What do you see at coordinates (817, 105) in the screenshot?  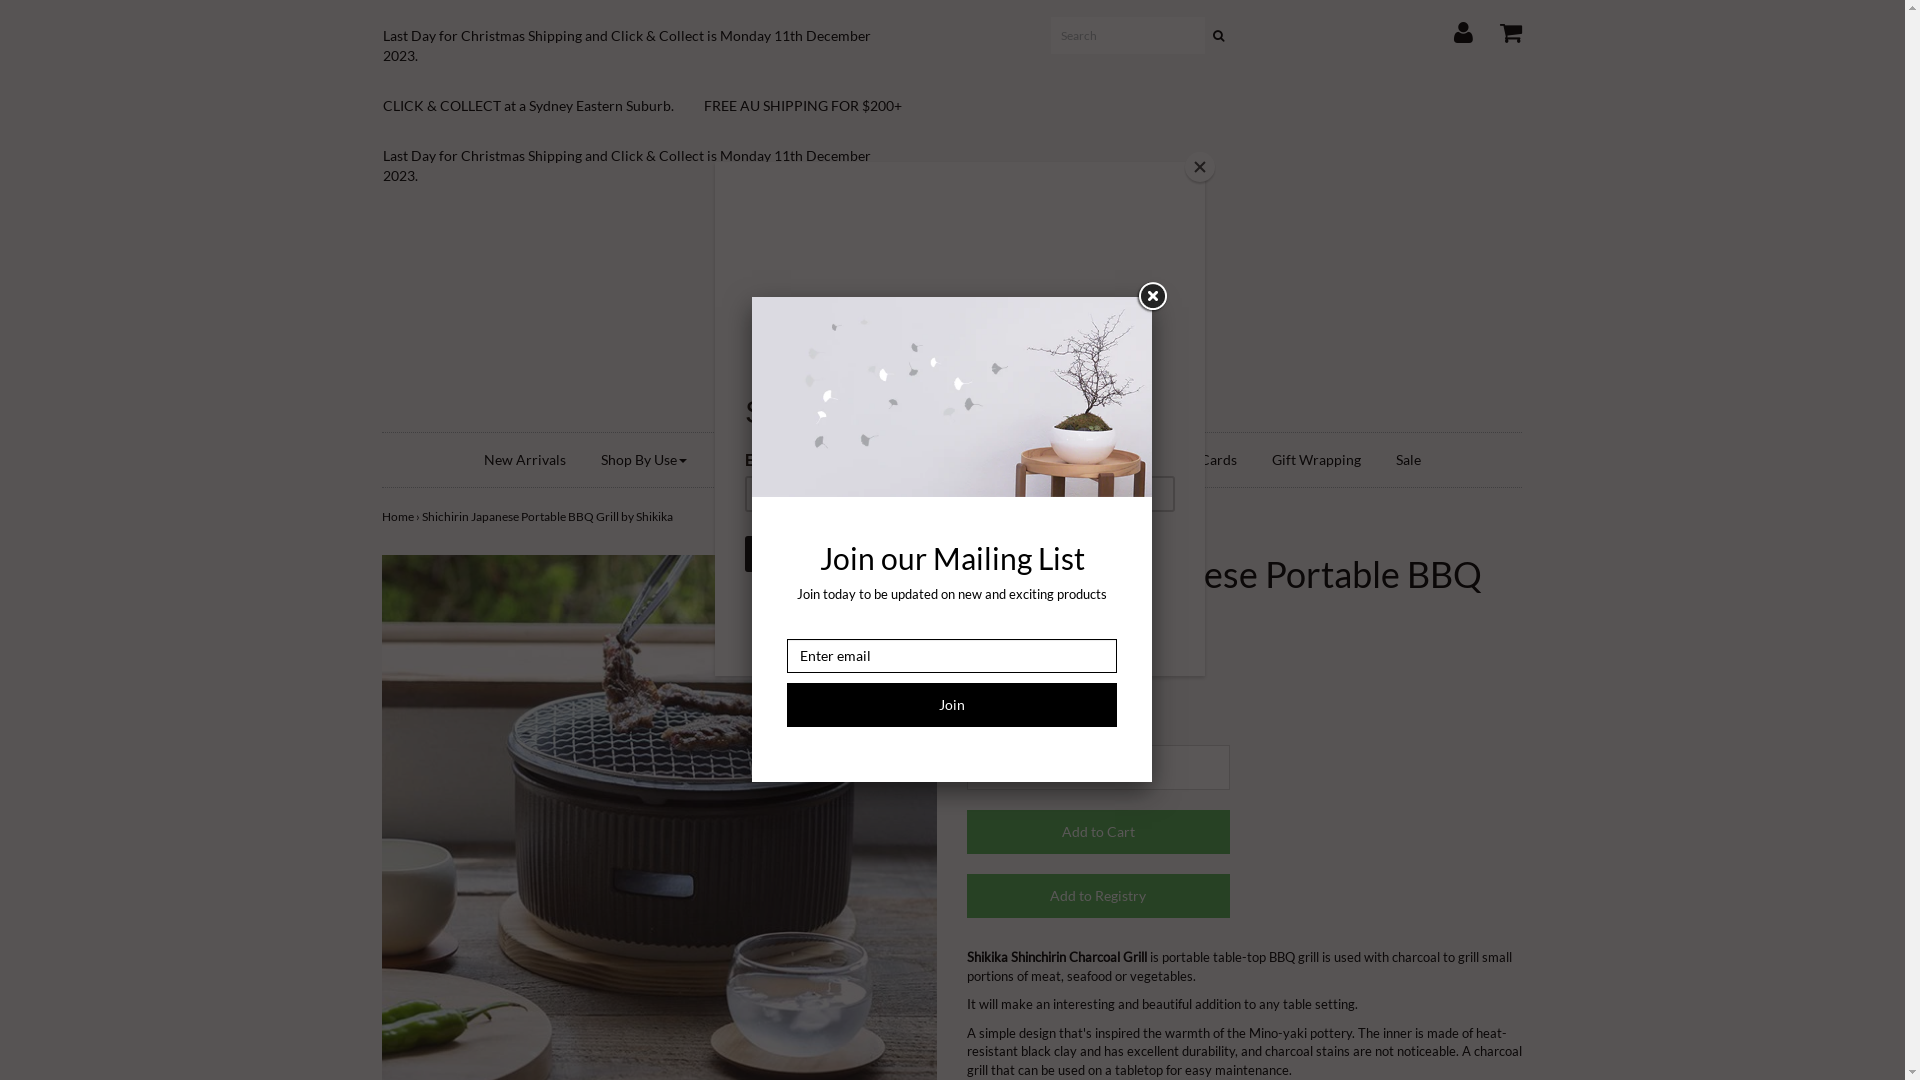 I see `'FREE AU SHIPPING FOR $200+'` at bounding box center [817, 105].